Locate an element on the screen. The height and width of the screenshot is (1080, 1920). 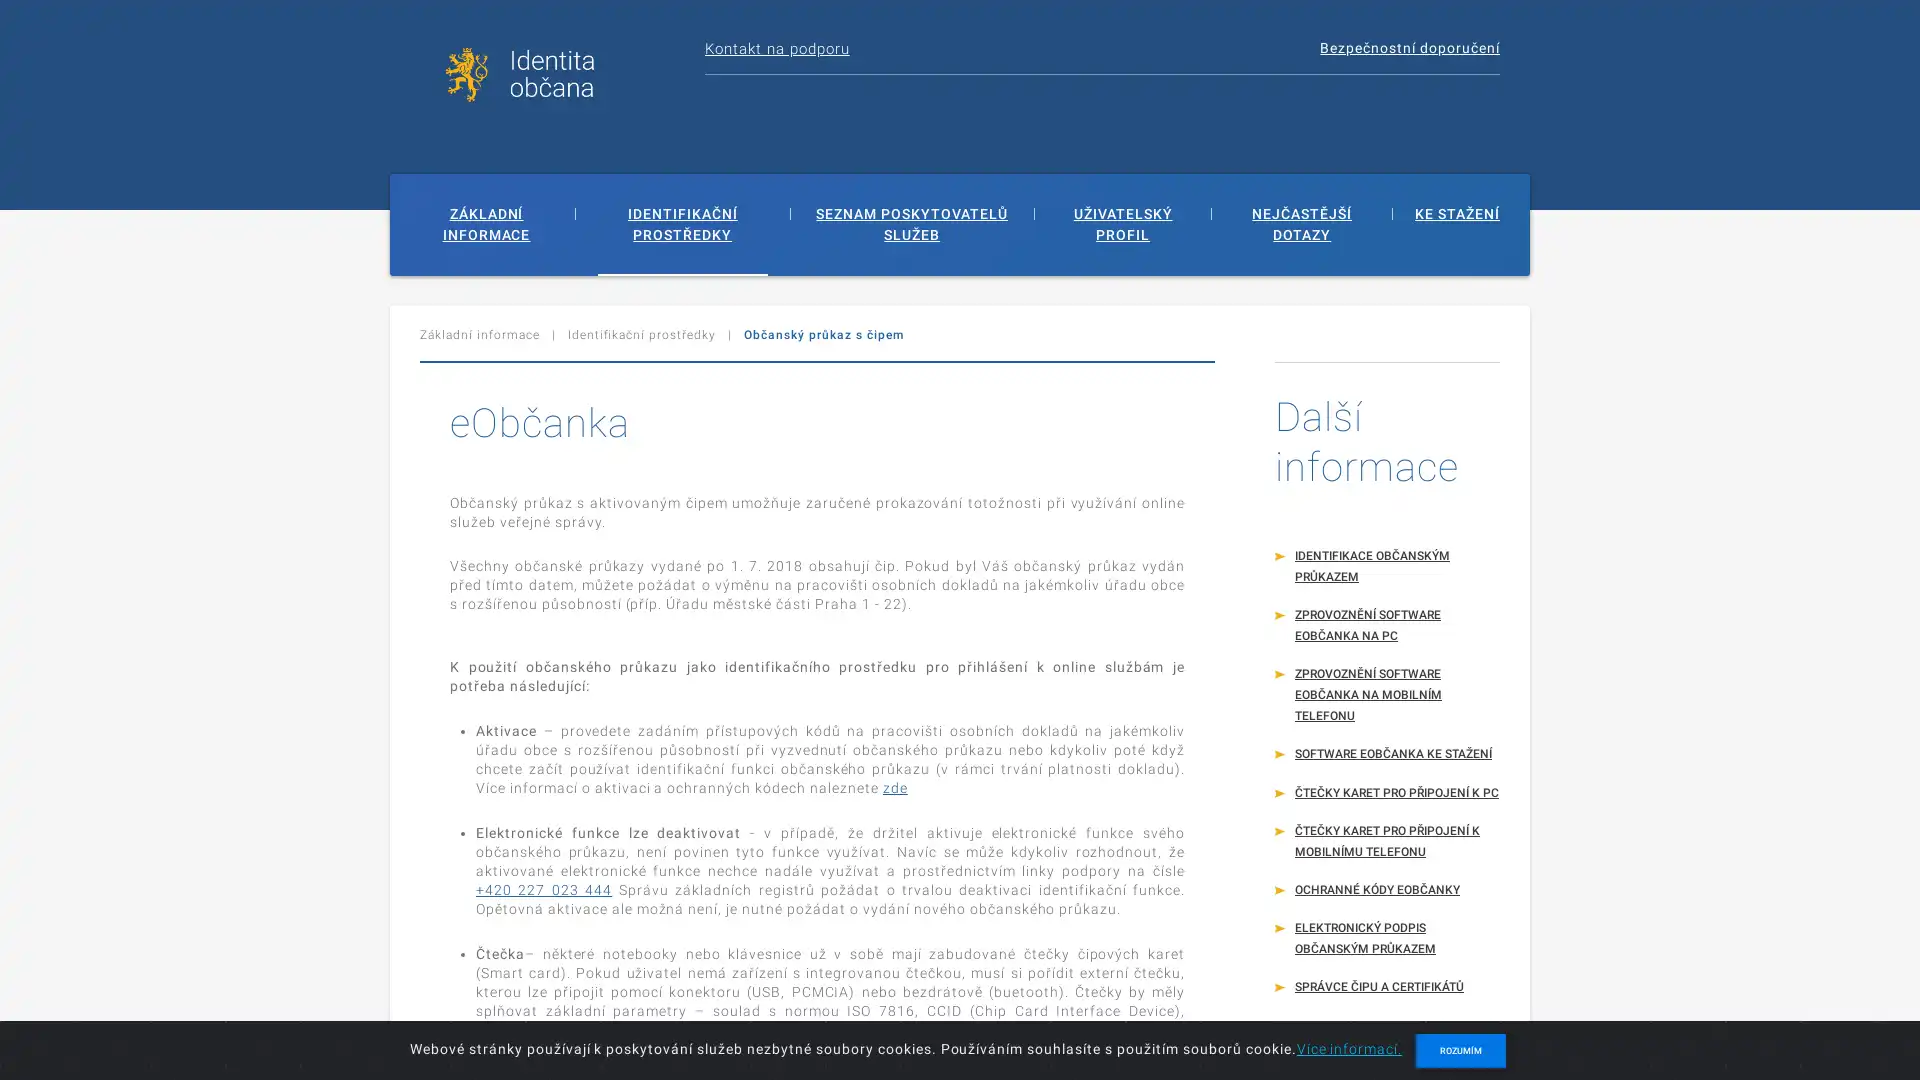
ROZUMIM is located at coordinates (1460, 1048).